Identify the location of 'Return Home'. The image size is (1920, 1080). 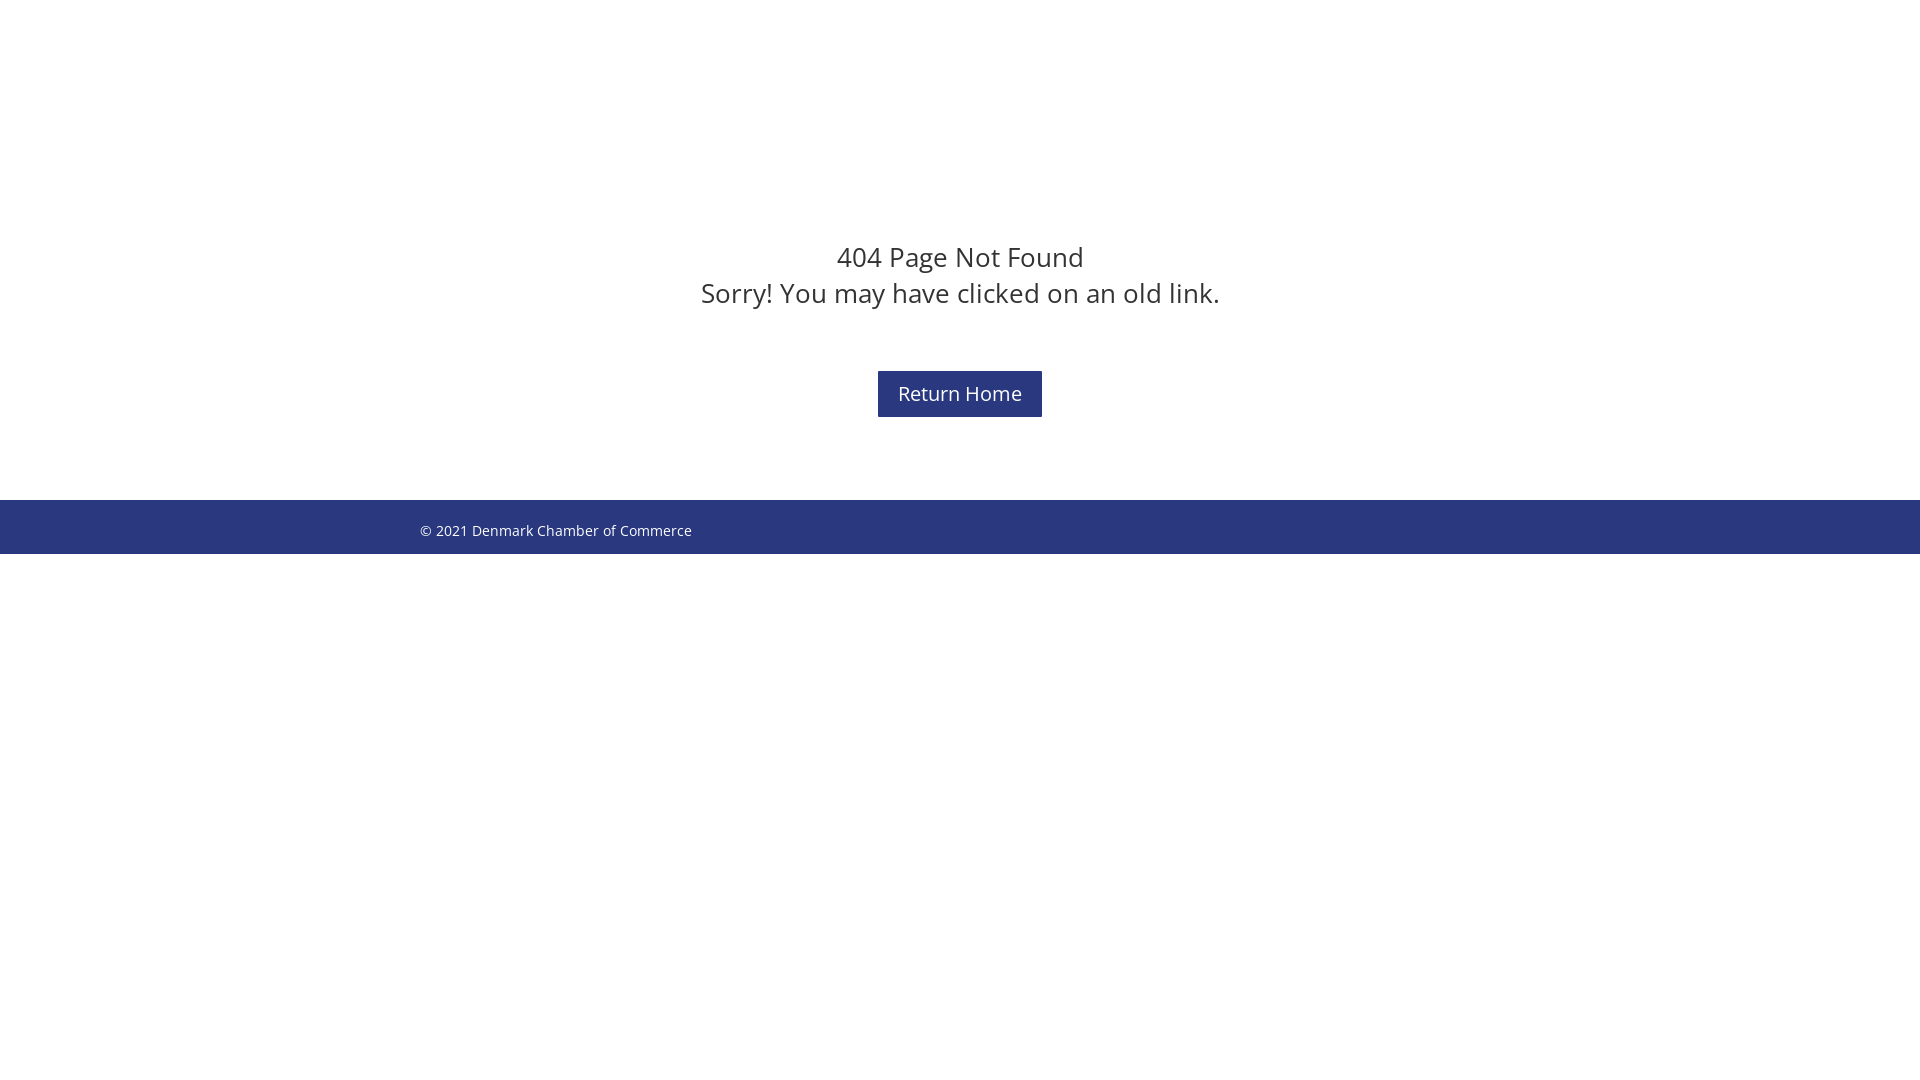
(960, 393).